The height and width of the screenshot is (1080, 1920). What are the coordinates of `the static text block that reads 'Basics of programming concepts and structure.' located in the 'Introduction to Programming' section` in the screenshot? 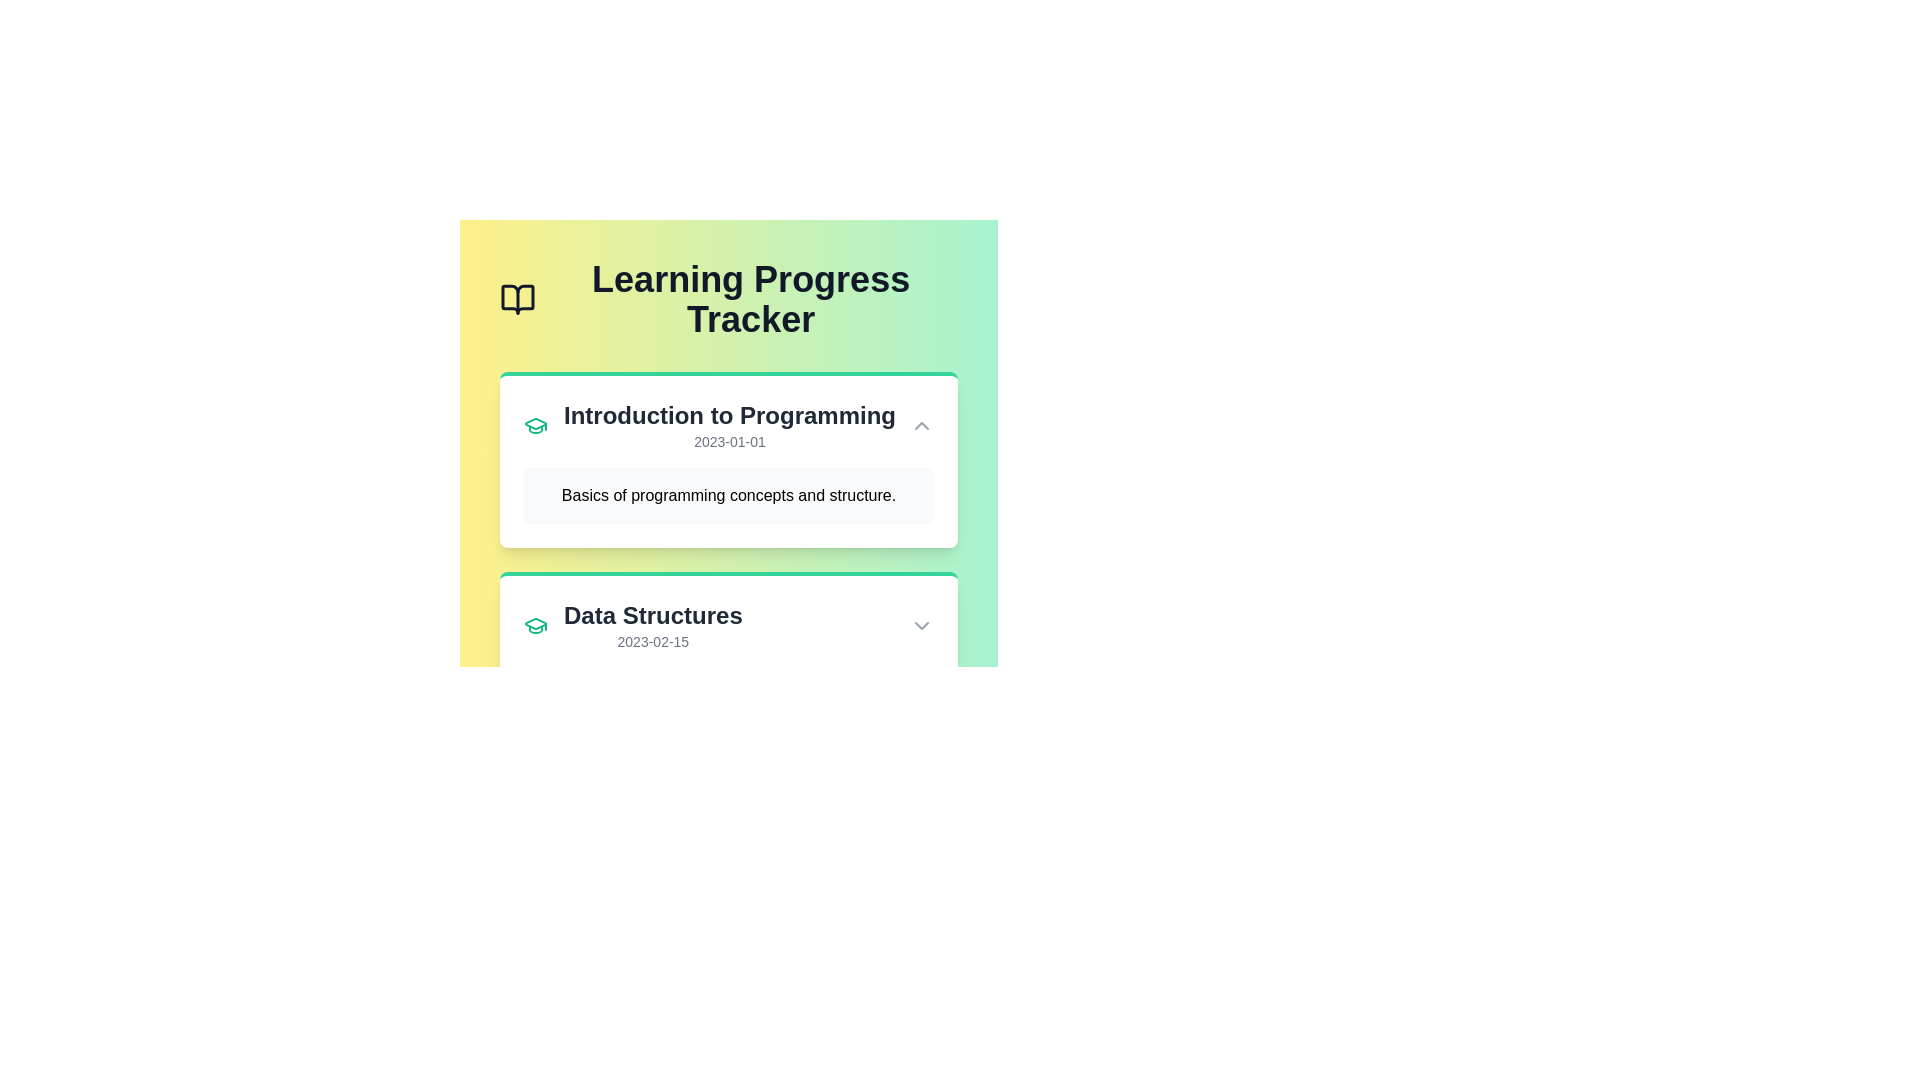 It's located at (728, 495).